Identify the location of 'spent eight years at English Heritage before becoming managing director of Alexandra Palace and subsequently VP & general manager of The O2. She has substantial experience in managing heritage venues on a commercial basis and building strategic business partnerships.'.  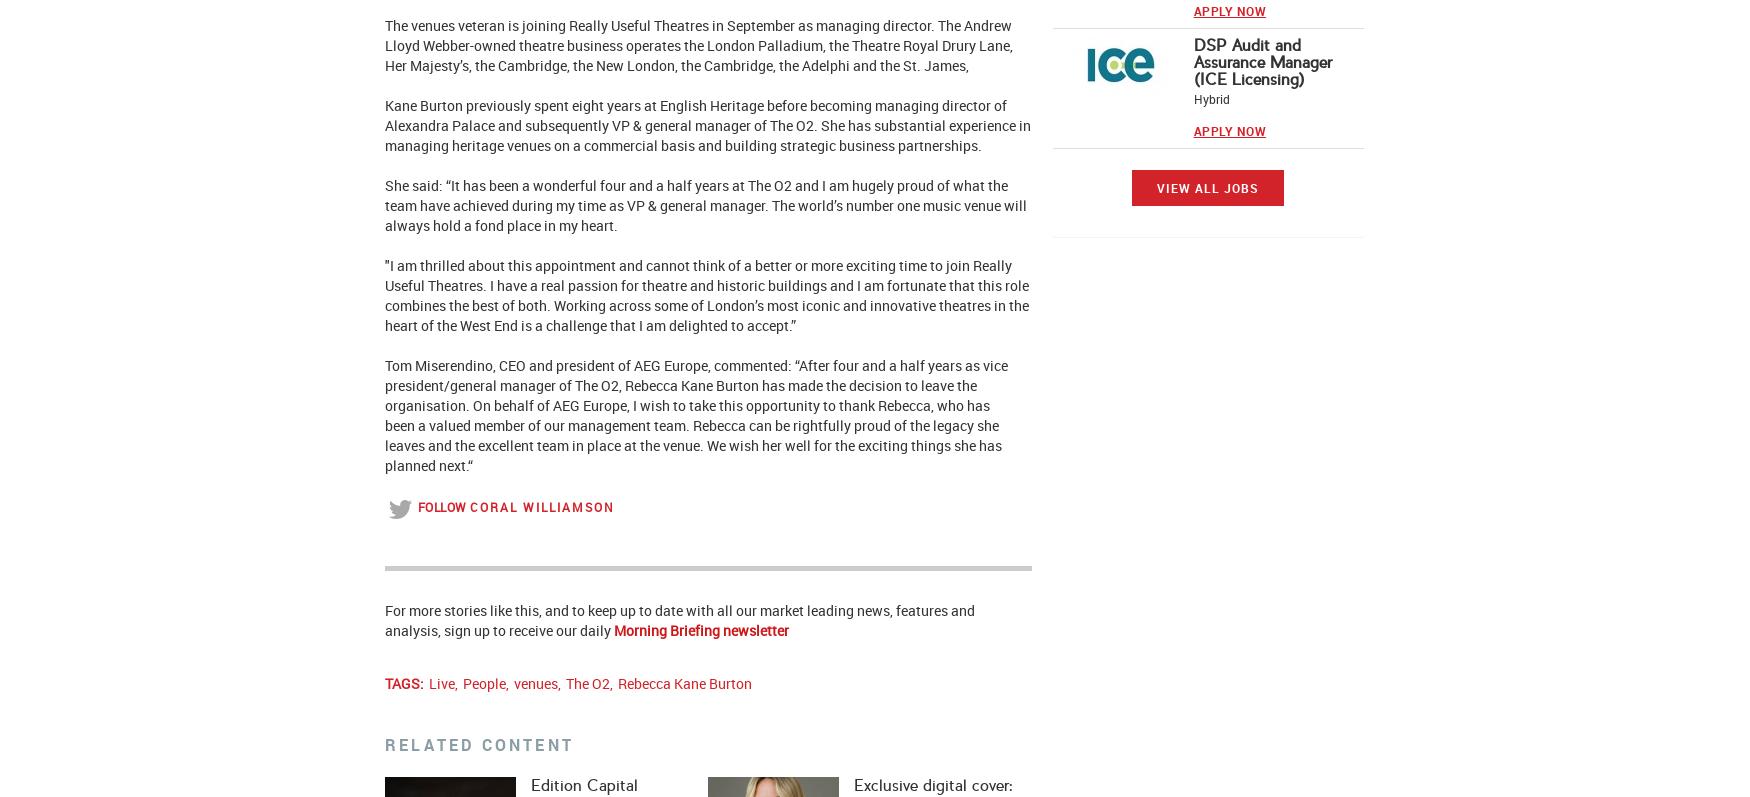
(708, 124).